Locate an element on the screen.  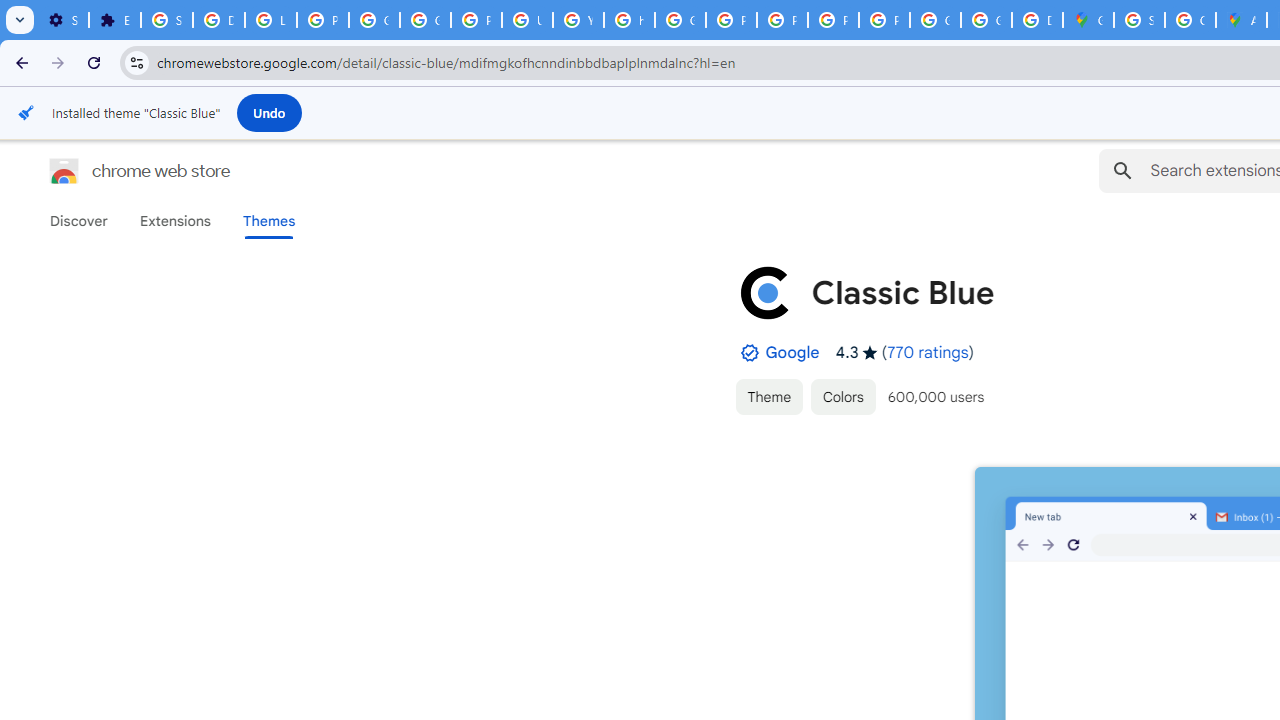
'Chrome Web Store logo' is located at coordinates (64, 170).